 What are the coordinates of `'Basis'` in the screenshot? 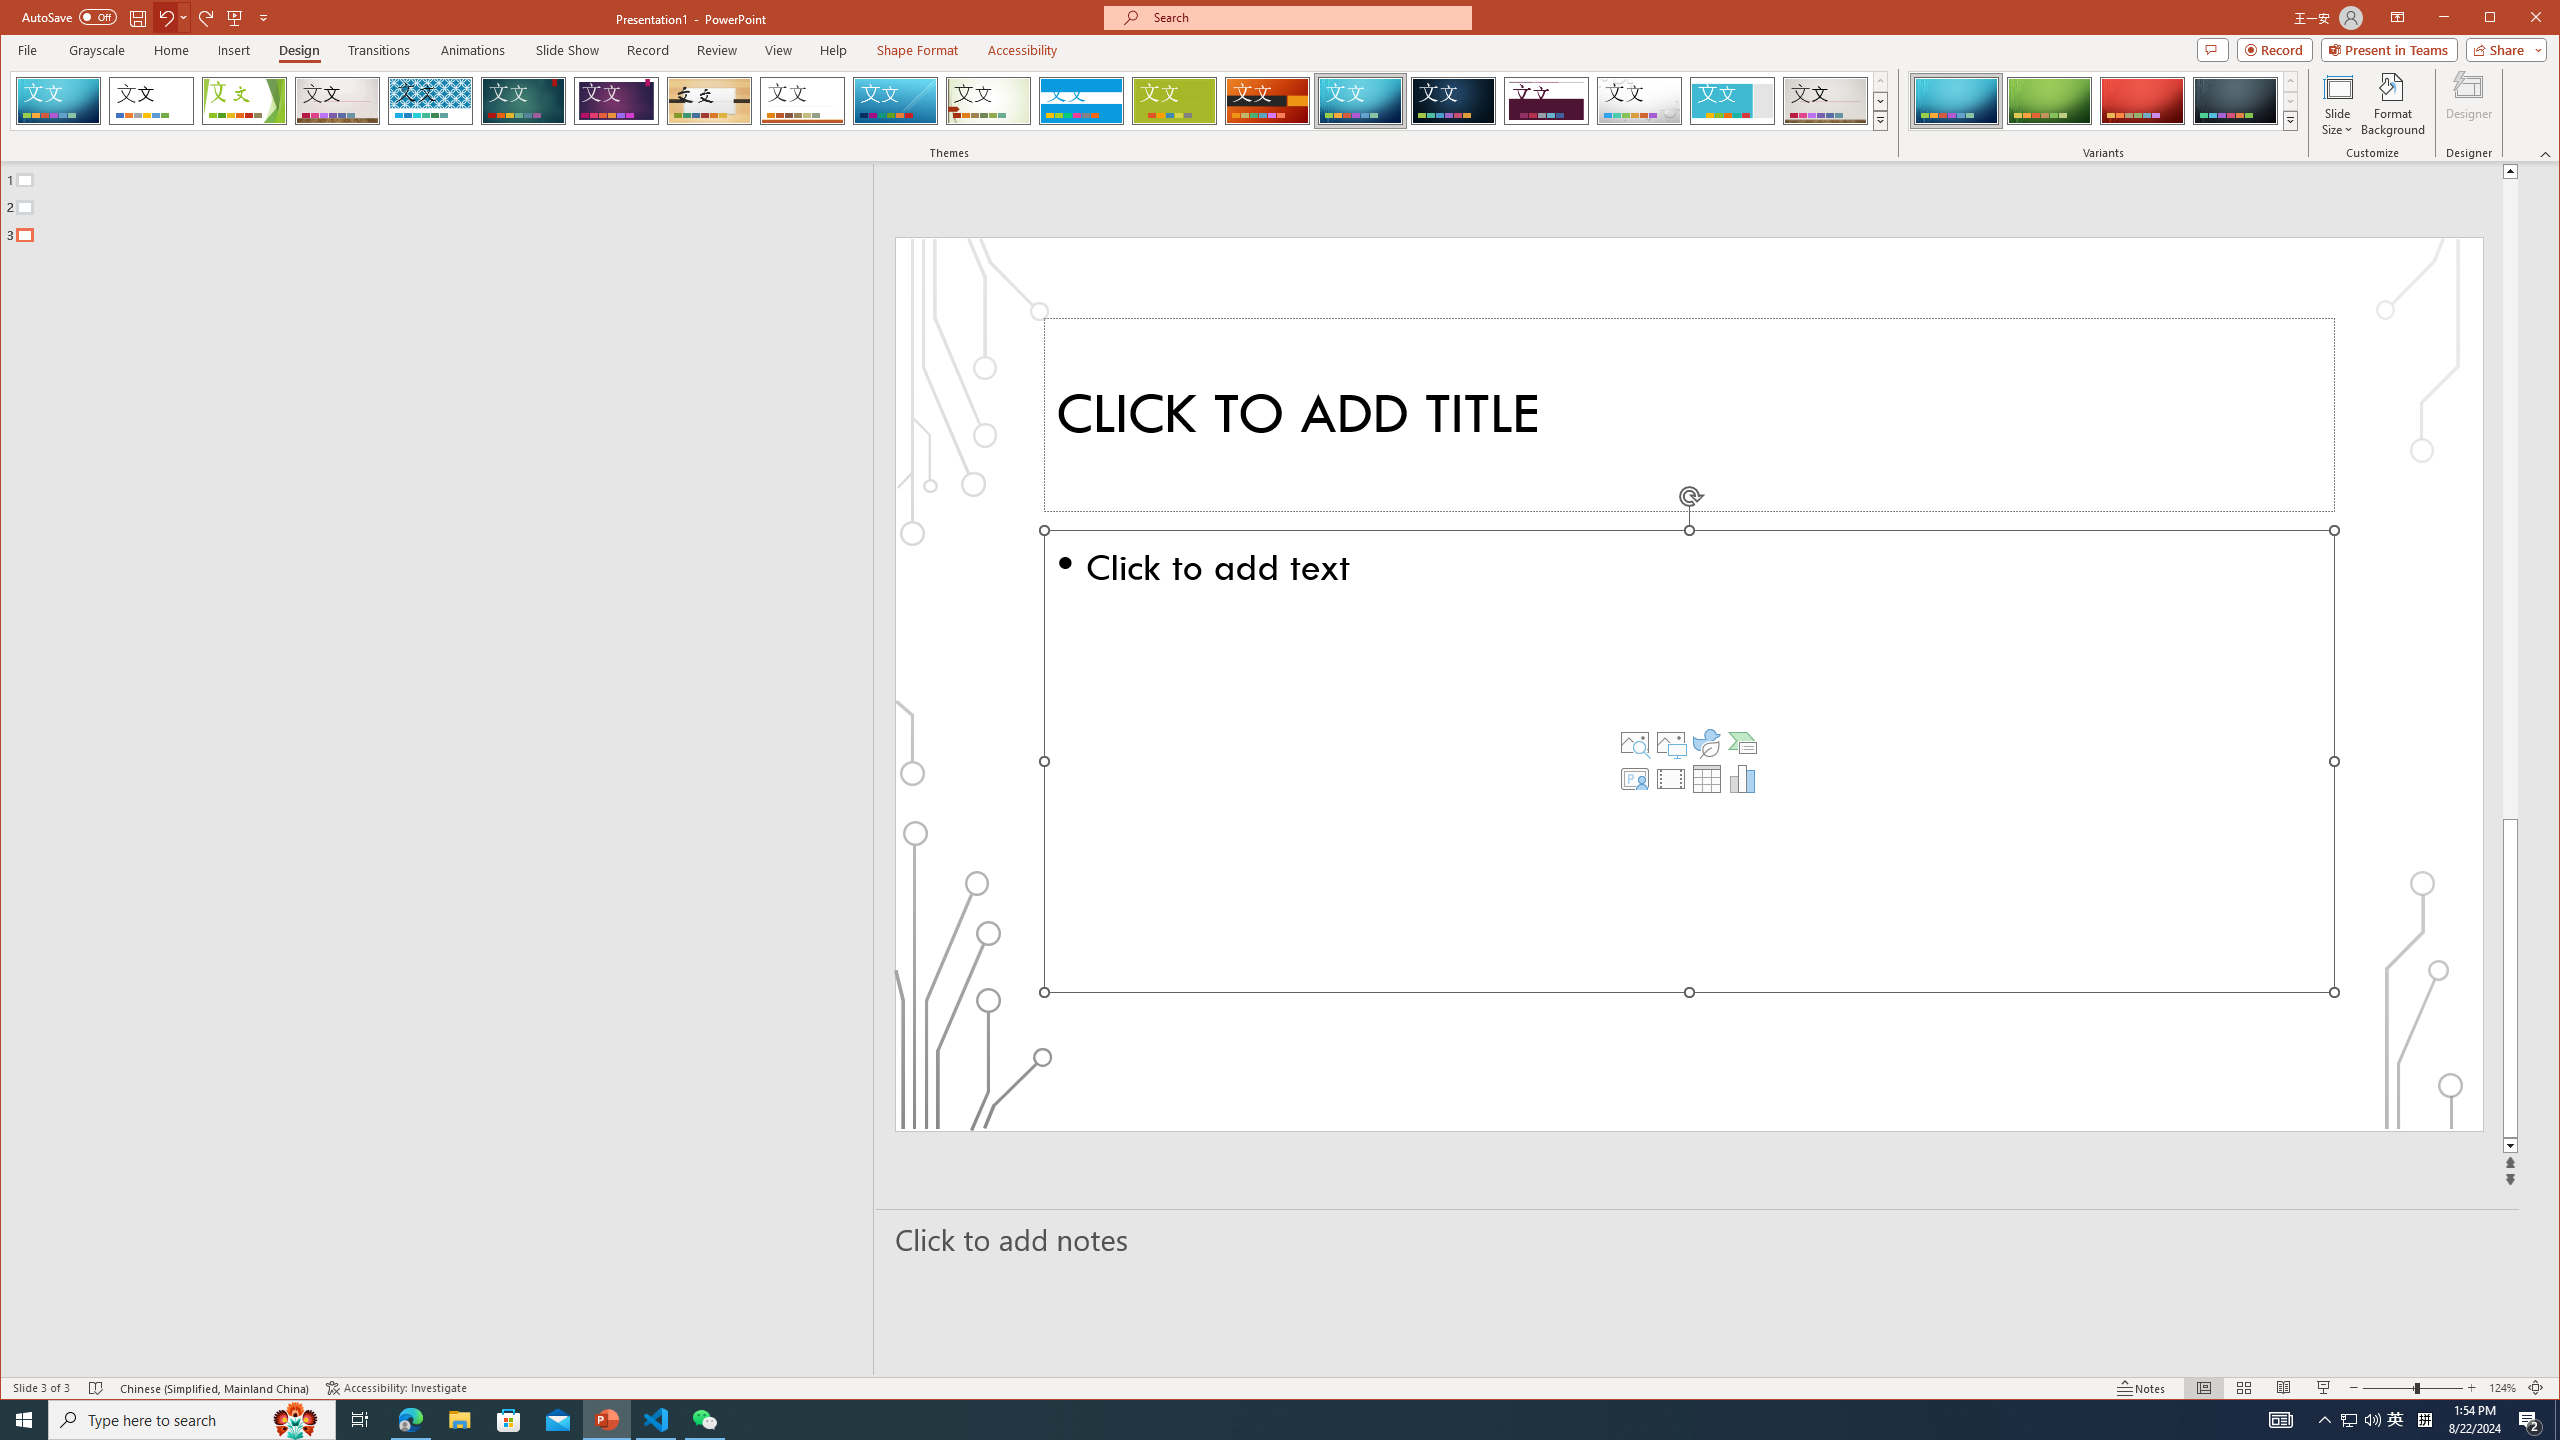 It's located at (1174, 100).